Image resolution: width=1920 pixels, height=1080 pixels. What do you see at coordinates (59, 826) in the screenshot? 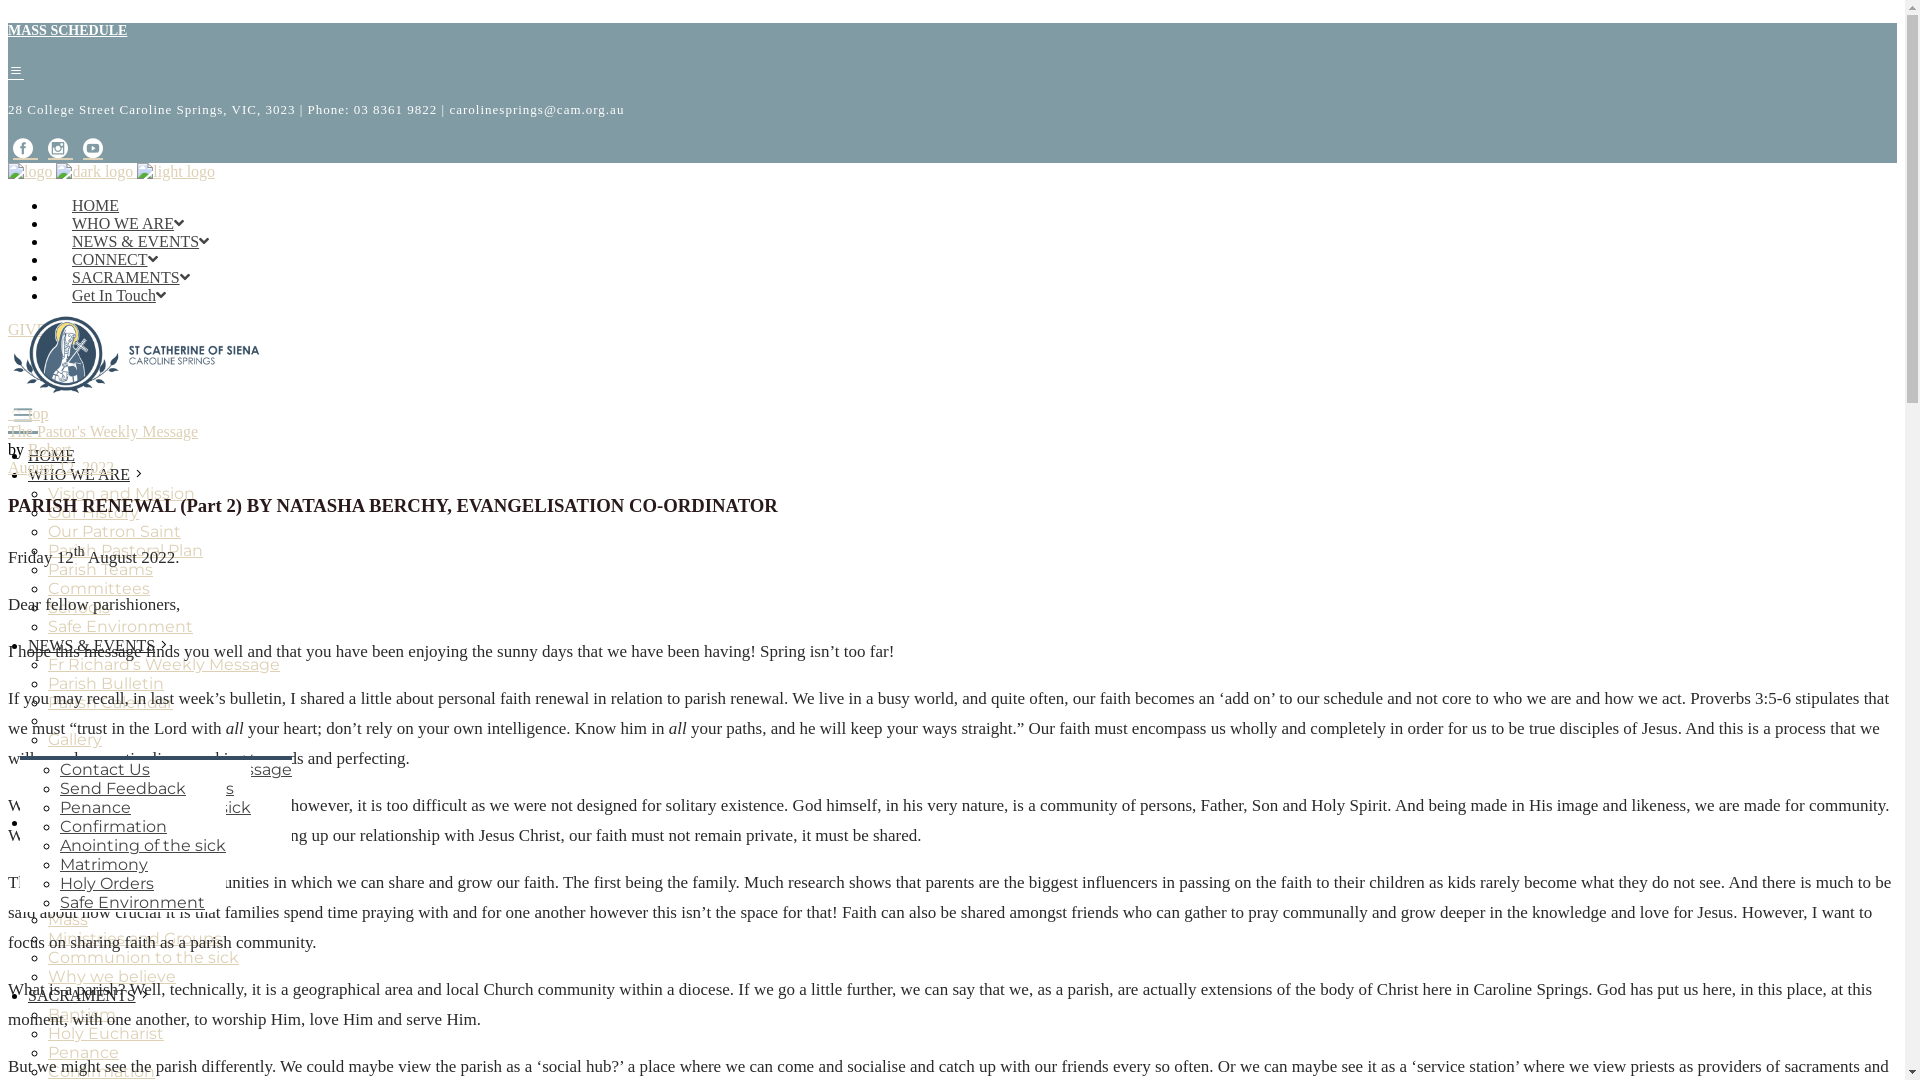
I see `'Confirmation'` at bounding box center [59, 826].